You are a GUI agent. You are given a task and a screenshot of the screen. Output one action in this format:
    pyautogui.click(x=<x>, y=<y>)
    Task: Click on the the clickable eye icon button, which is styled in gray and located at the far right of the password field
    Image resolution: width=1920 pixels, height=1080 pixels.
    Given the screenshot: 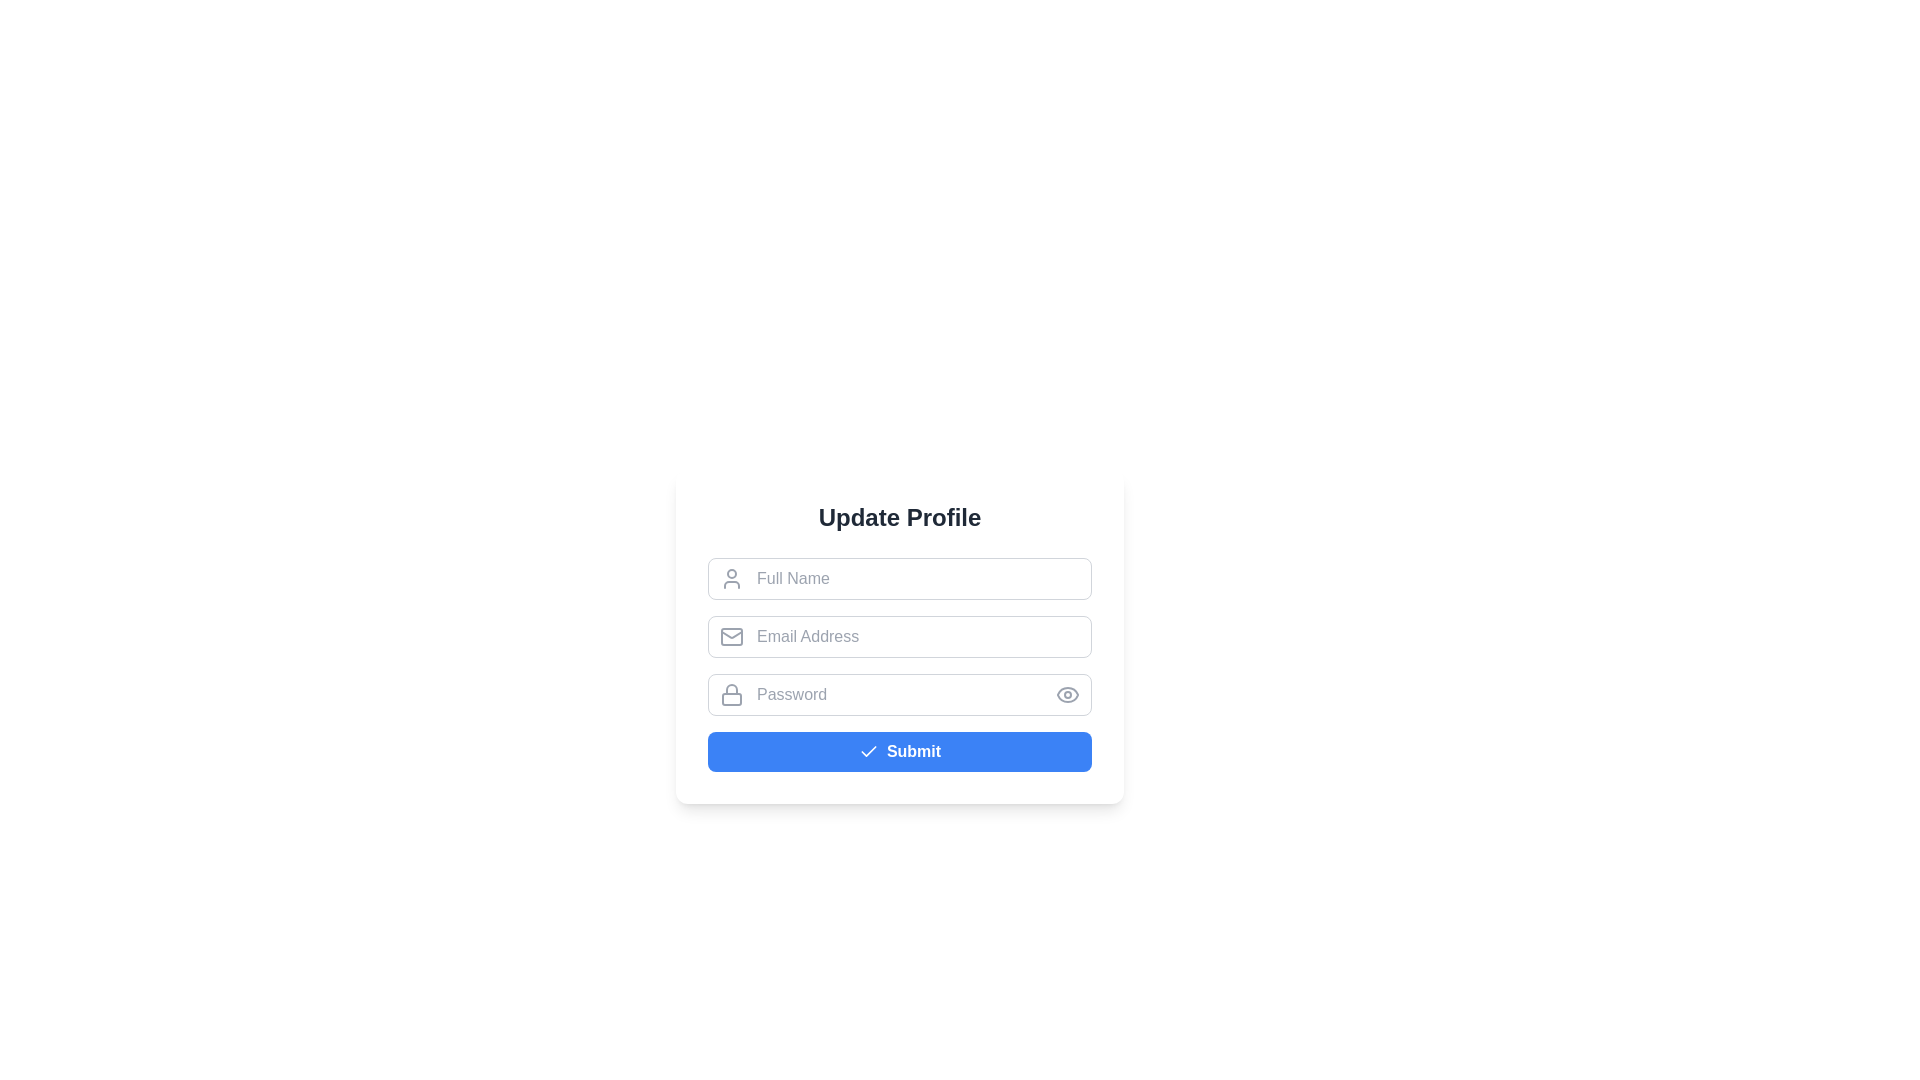 What is the action you would take?
    pyautogui.click(x=1067, y=693)
    